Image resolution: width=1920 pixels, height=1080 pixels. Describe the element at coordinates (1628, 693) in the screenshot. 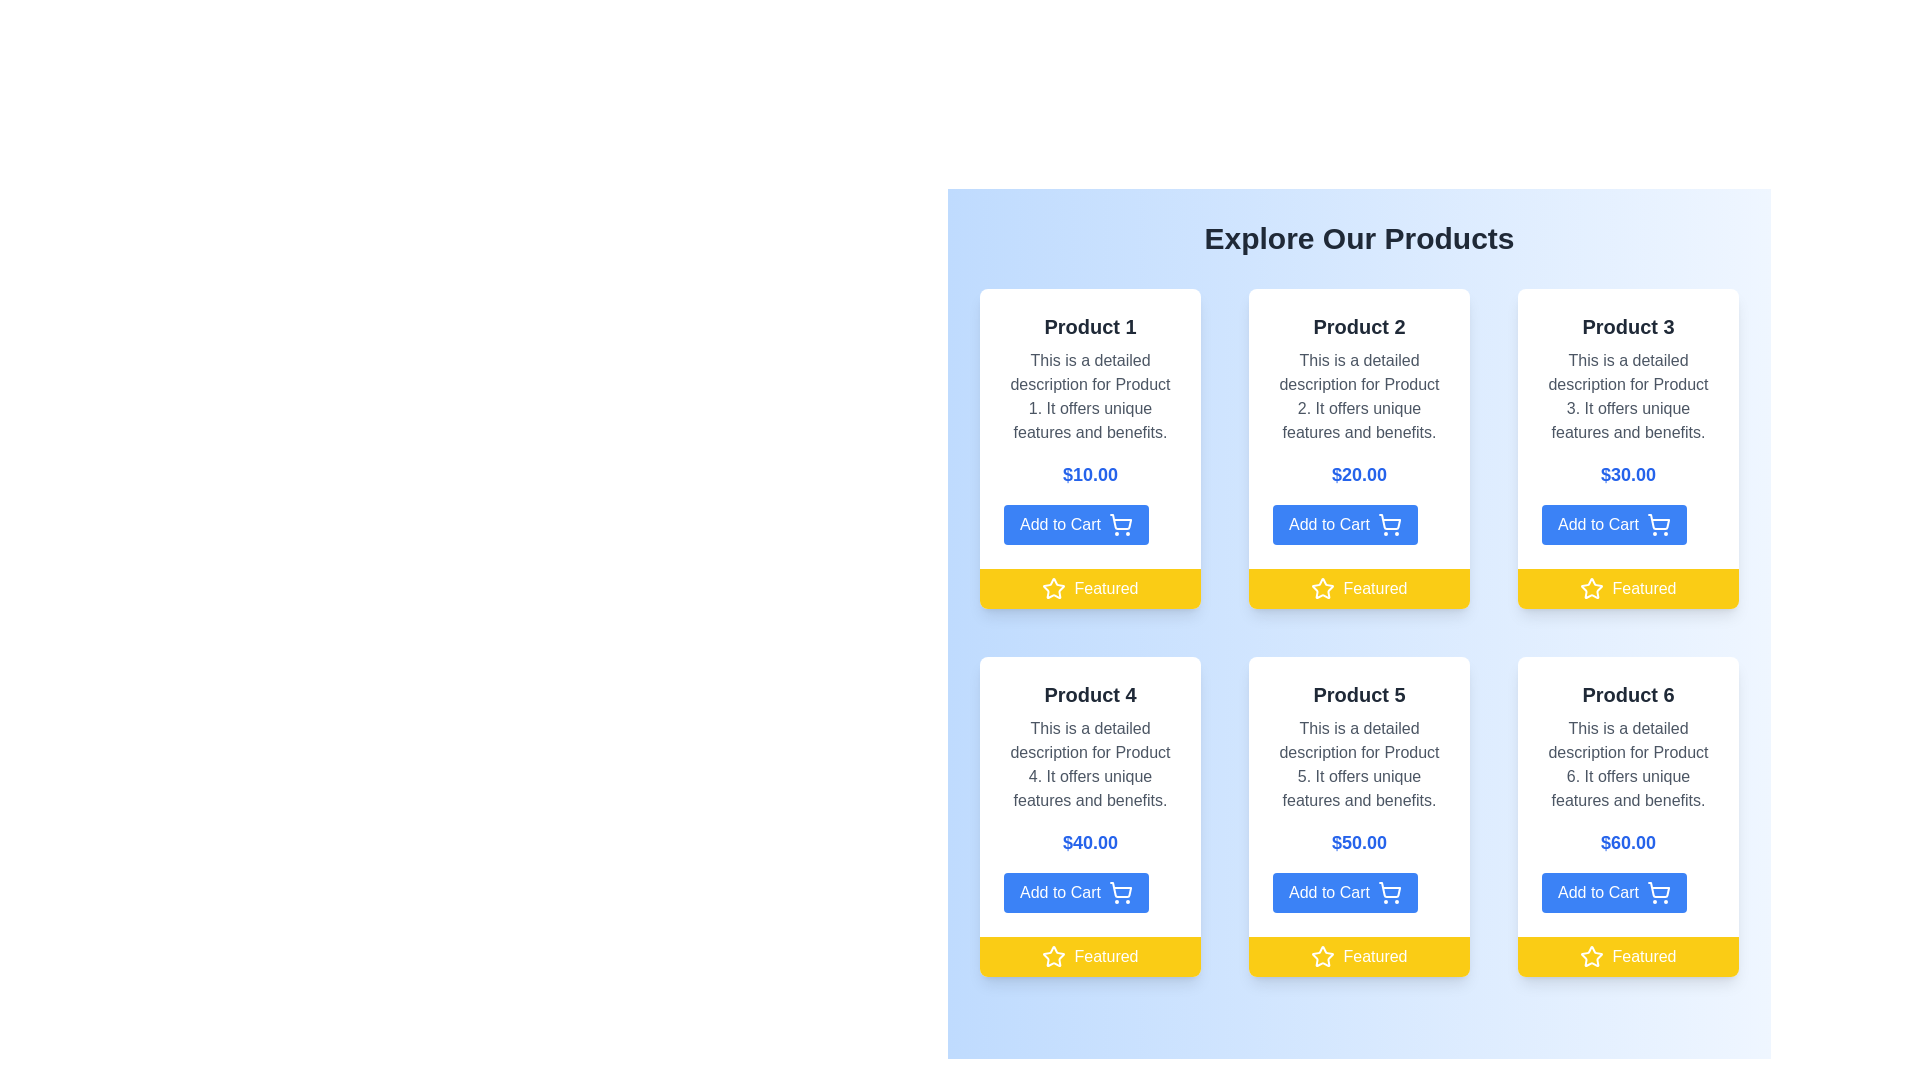

I see `the text label reading 'Product 6', which is styled in bold dark gray and positioned at the top center of the product card for 'Product 6' in the bottom right corner of the grid` at that location.